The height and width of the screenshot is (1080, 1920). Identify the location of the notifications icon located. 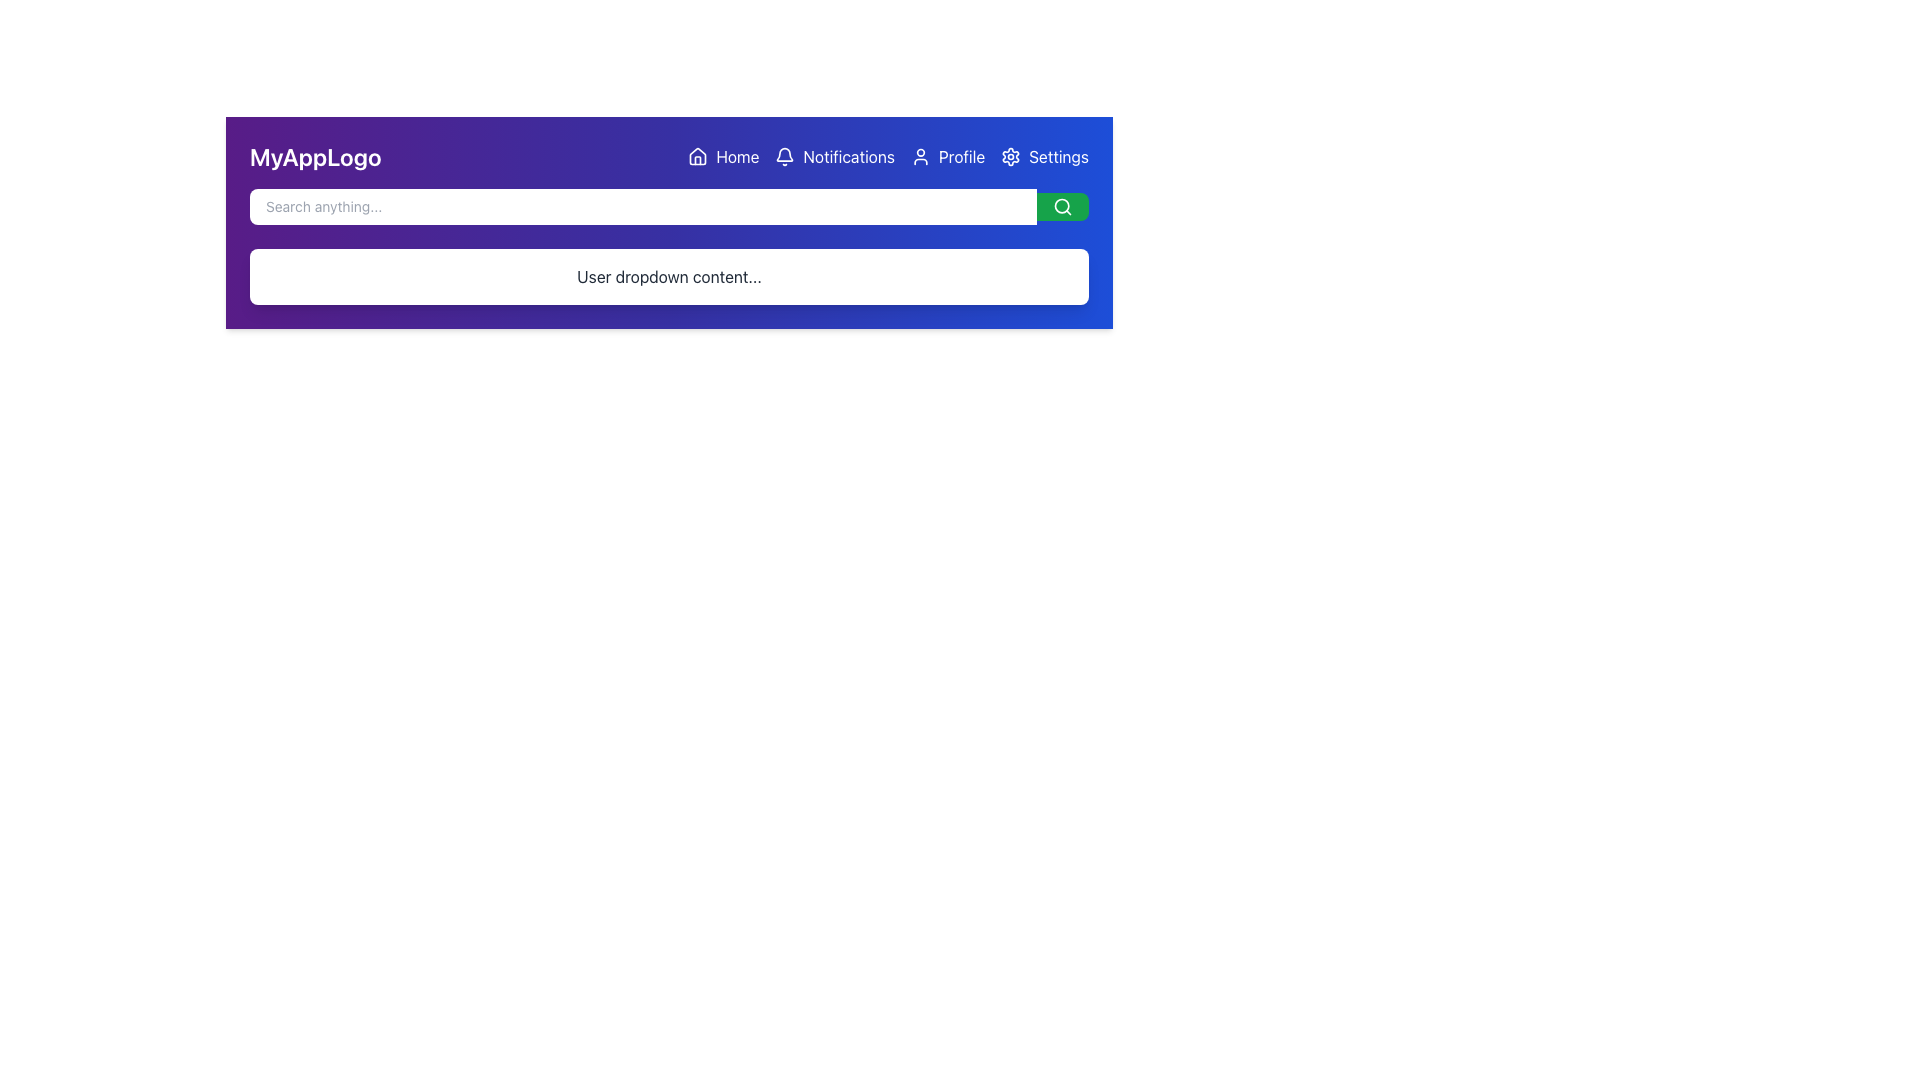
(784, 156).